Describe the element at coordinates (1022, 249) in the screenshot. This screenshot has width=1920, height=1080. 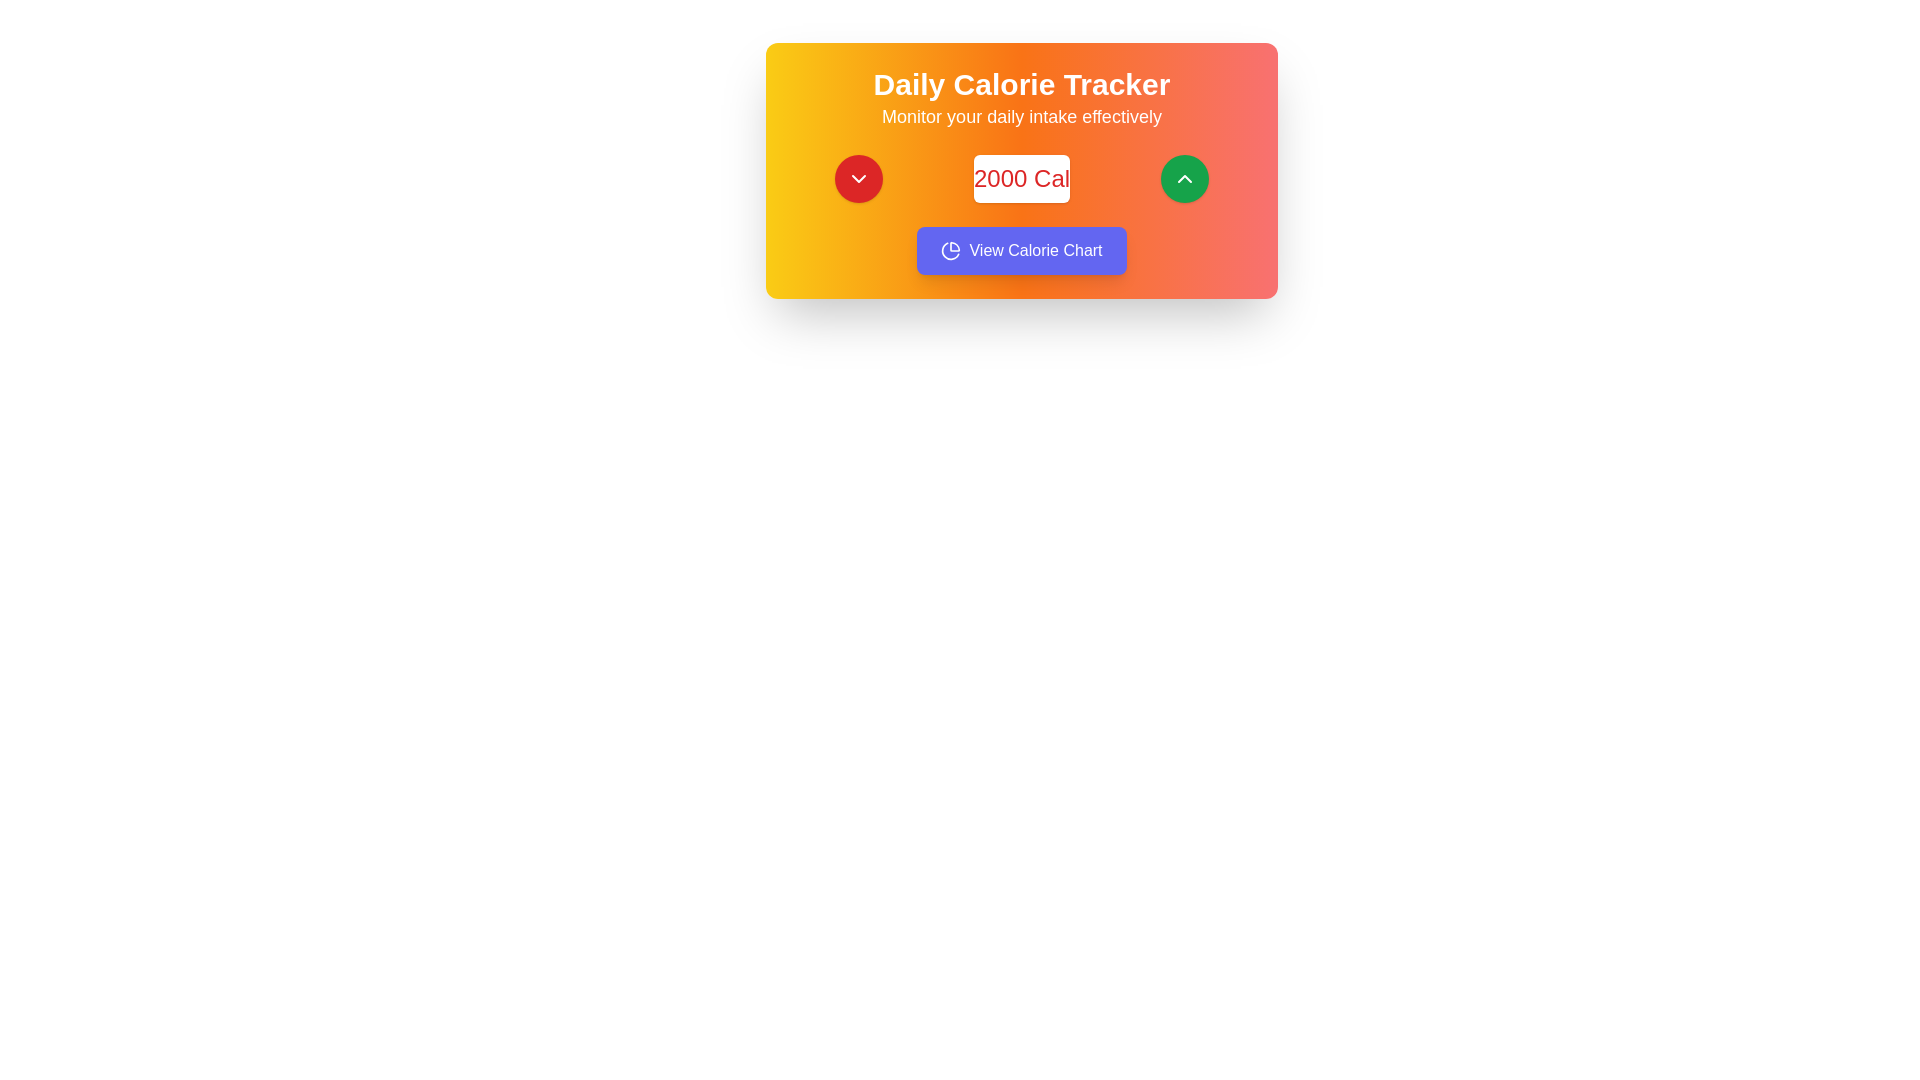
I see `the navigational button below the '2000 Cal' text box` at that location.